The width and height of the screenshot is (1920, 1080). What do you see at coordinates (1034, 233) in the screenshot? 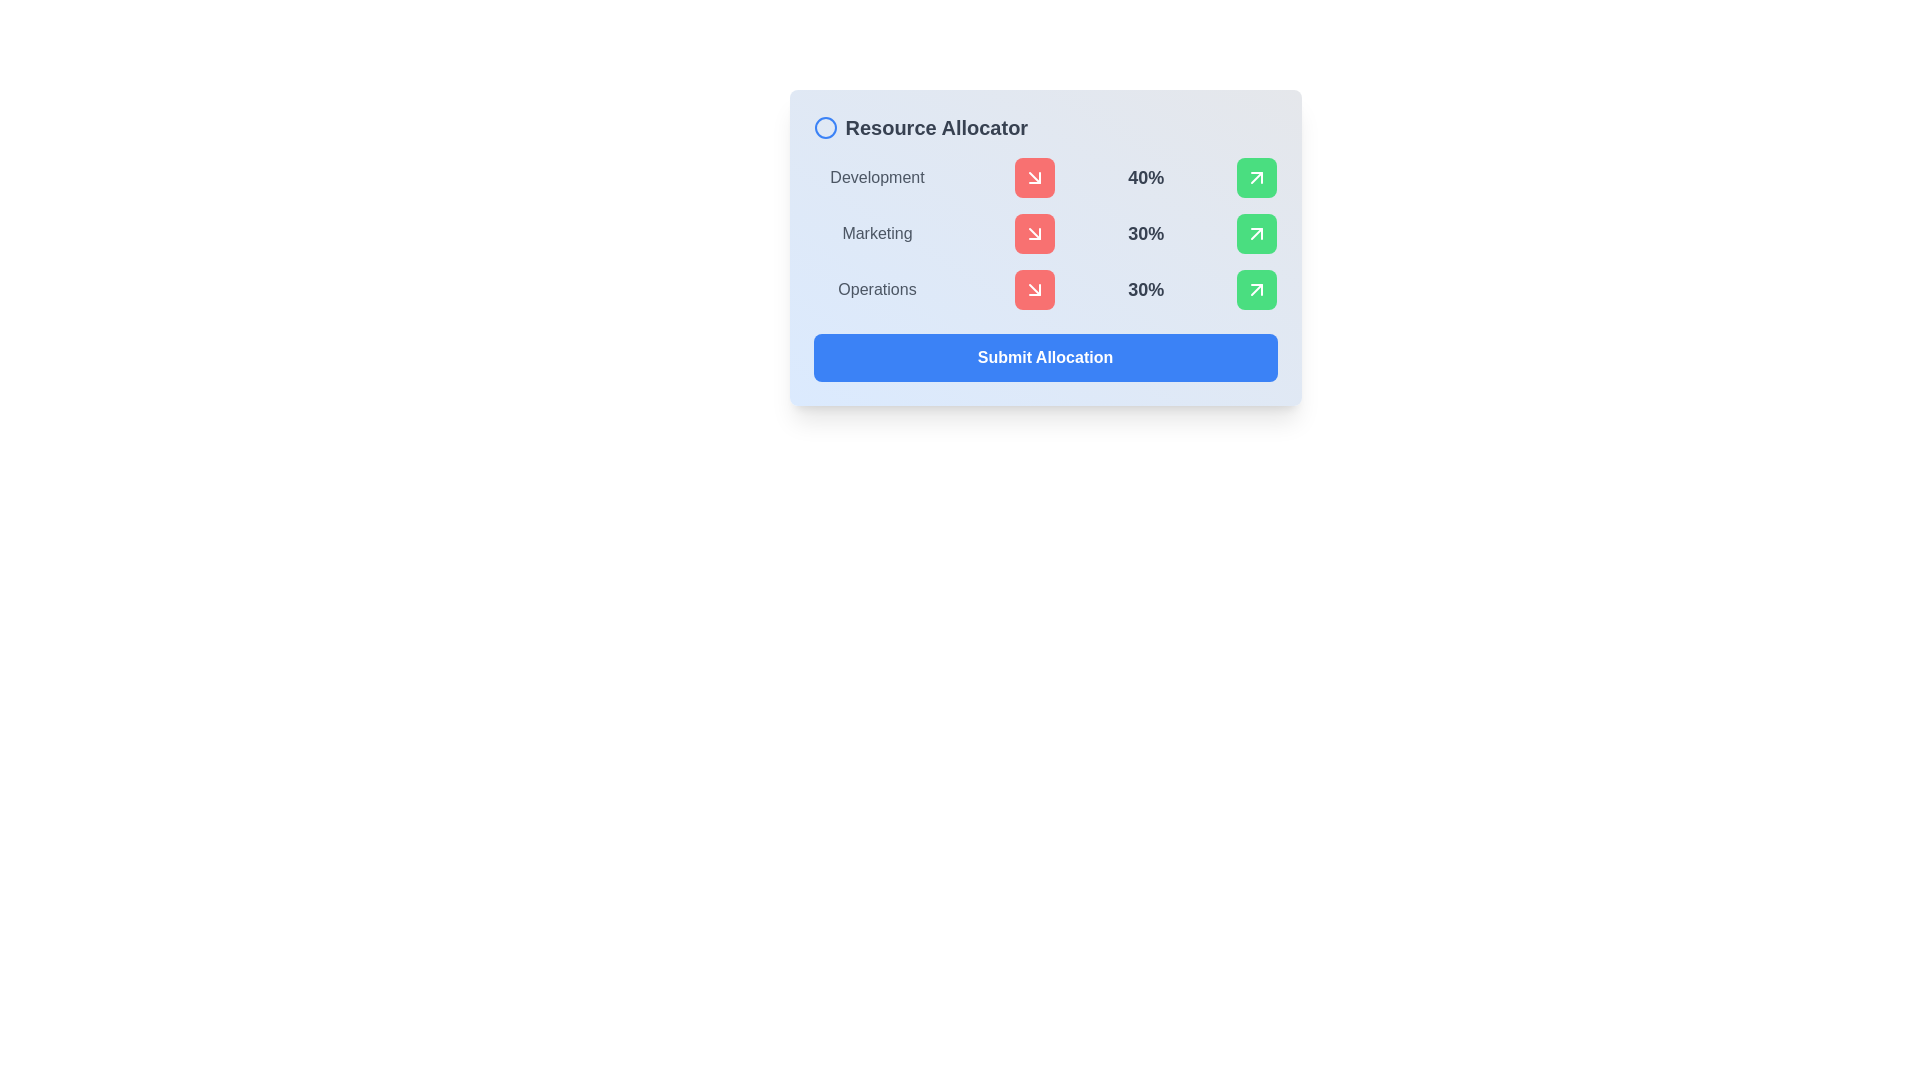
I see `the red circular button with a white downward arrow located in the 'Resource Allocator' form, positioned between the 'Marketing' label and the '30%' label, to decrease the percentage allocation` at bounding box center [1034, 233].